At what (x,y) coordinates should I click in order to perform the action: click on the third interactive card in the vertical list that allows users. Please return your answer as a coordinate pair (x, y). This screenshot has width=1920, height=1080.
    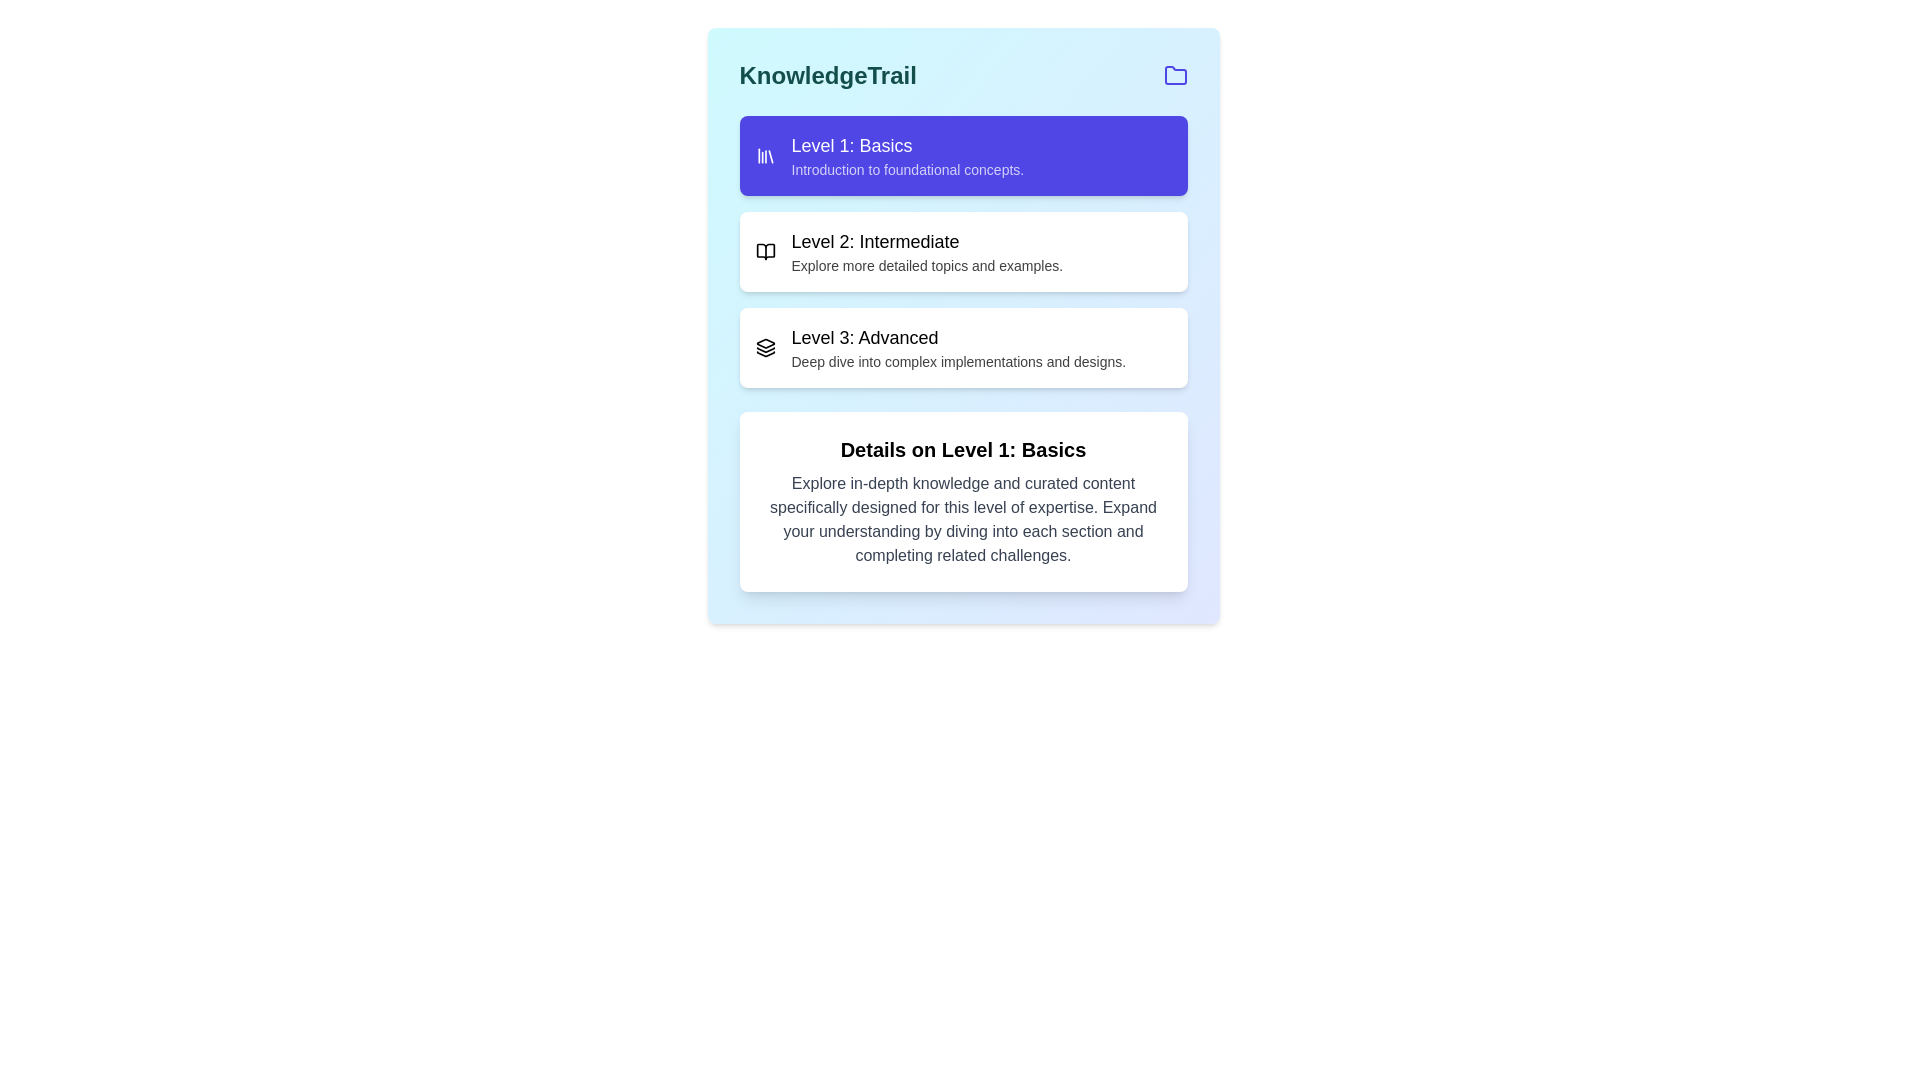
    Looking at the image, I should click on (963, 346).